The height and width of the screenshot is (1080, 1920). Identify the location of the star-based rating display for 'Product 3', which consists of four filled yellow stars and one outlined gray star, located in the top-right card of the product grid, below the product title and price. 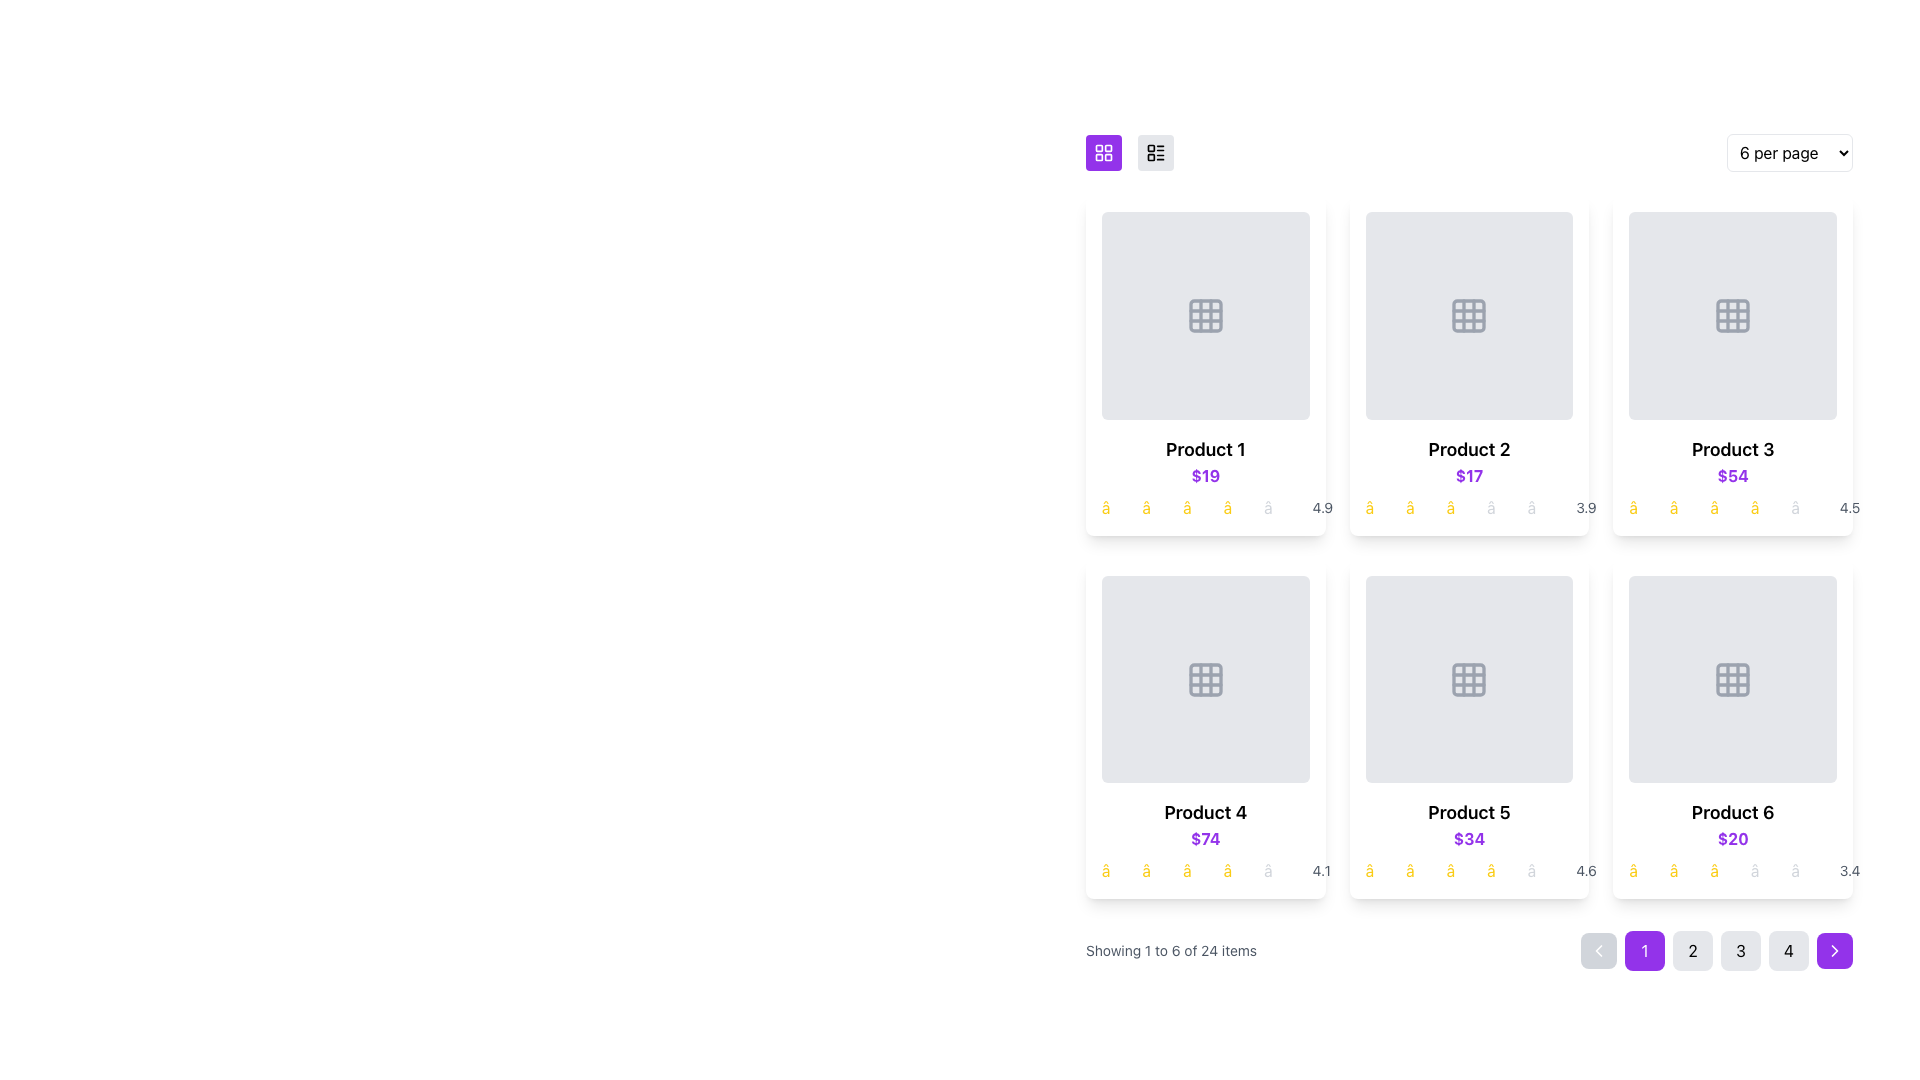
(1729, 506).